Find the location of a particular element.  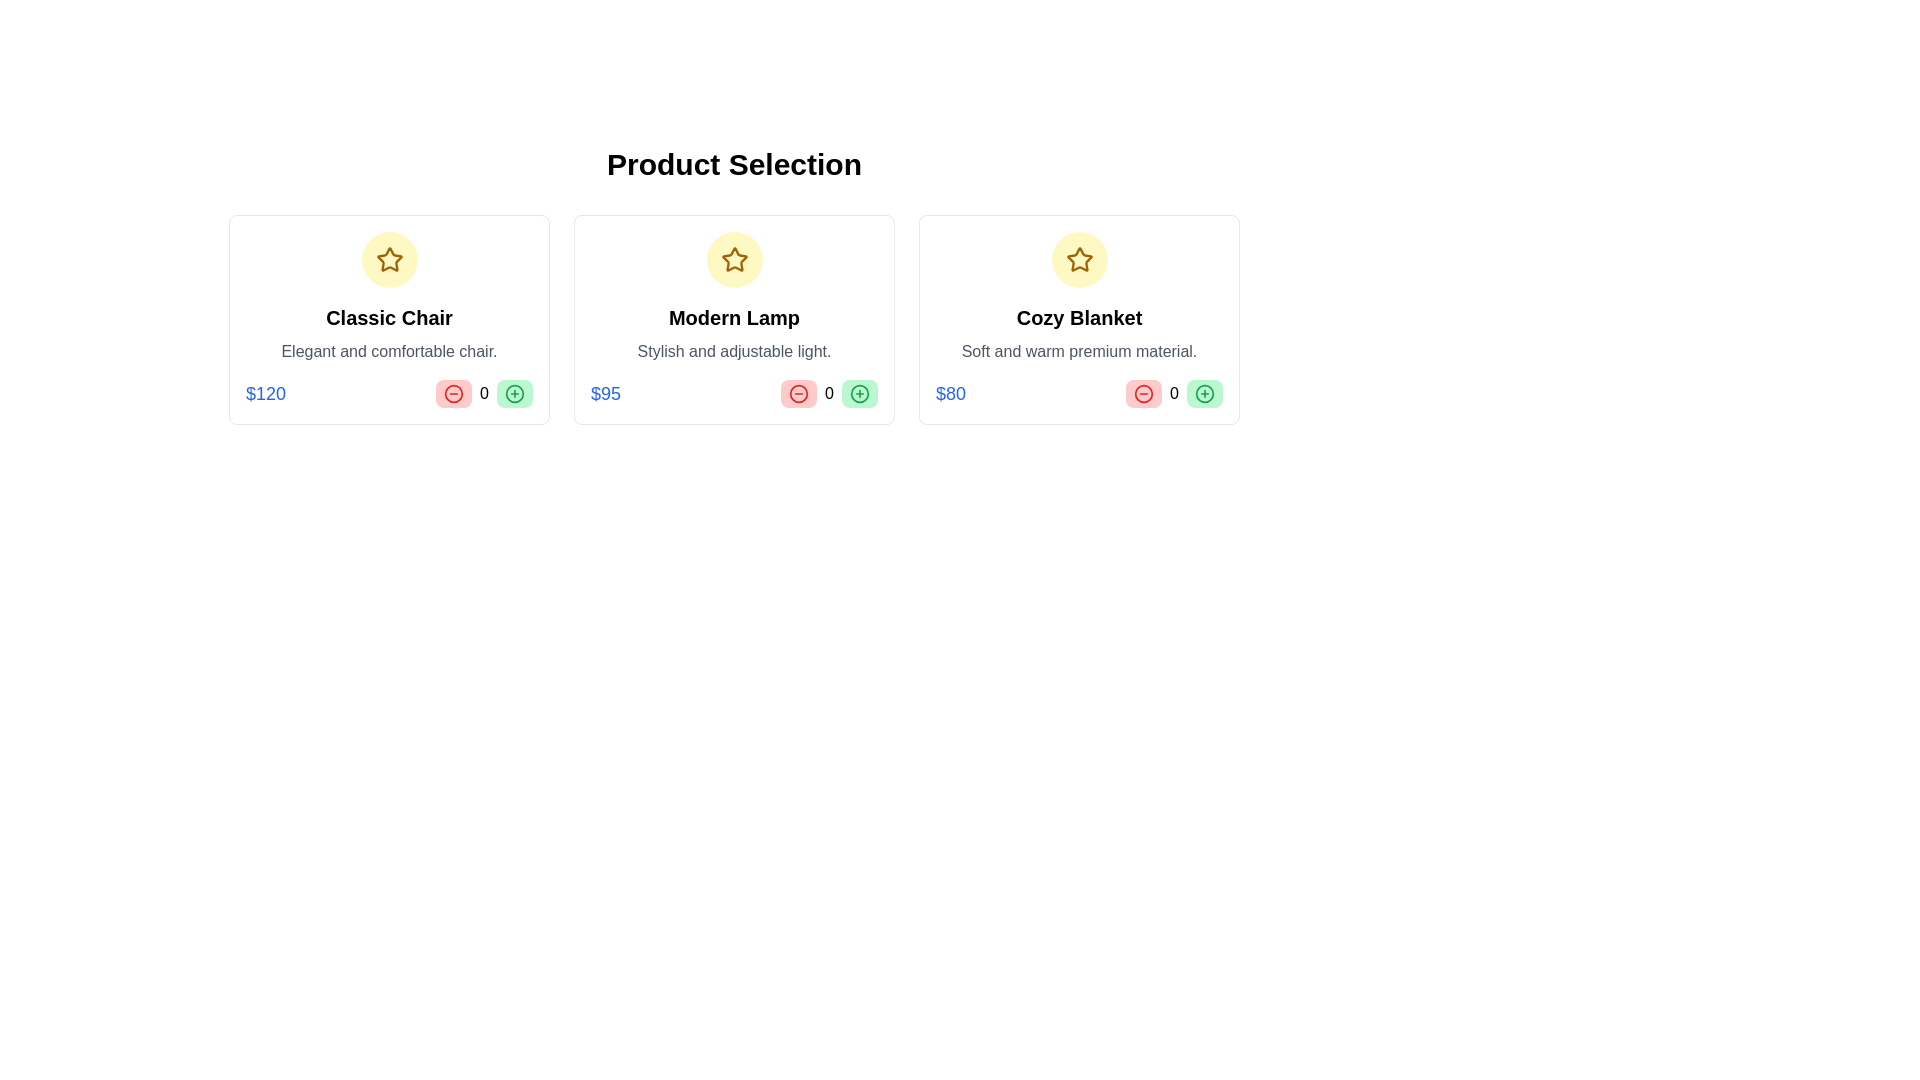

the static text element displaying the title 'Modern Lamp' is located at coordinates (733, 316).